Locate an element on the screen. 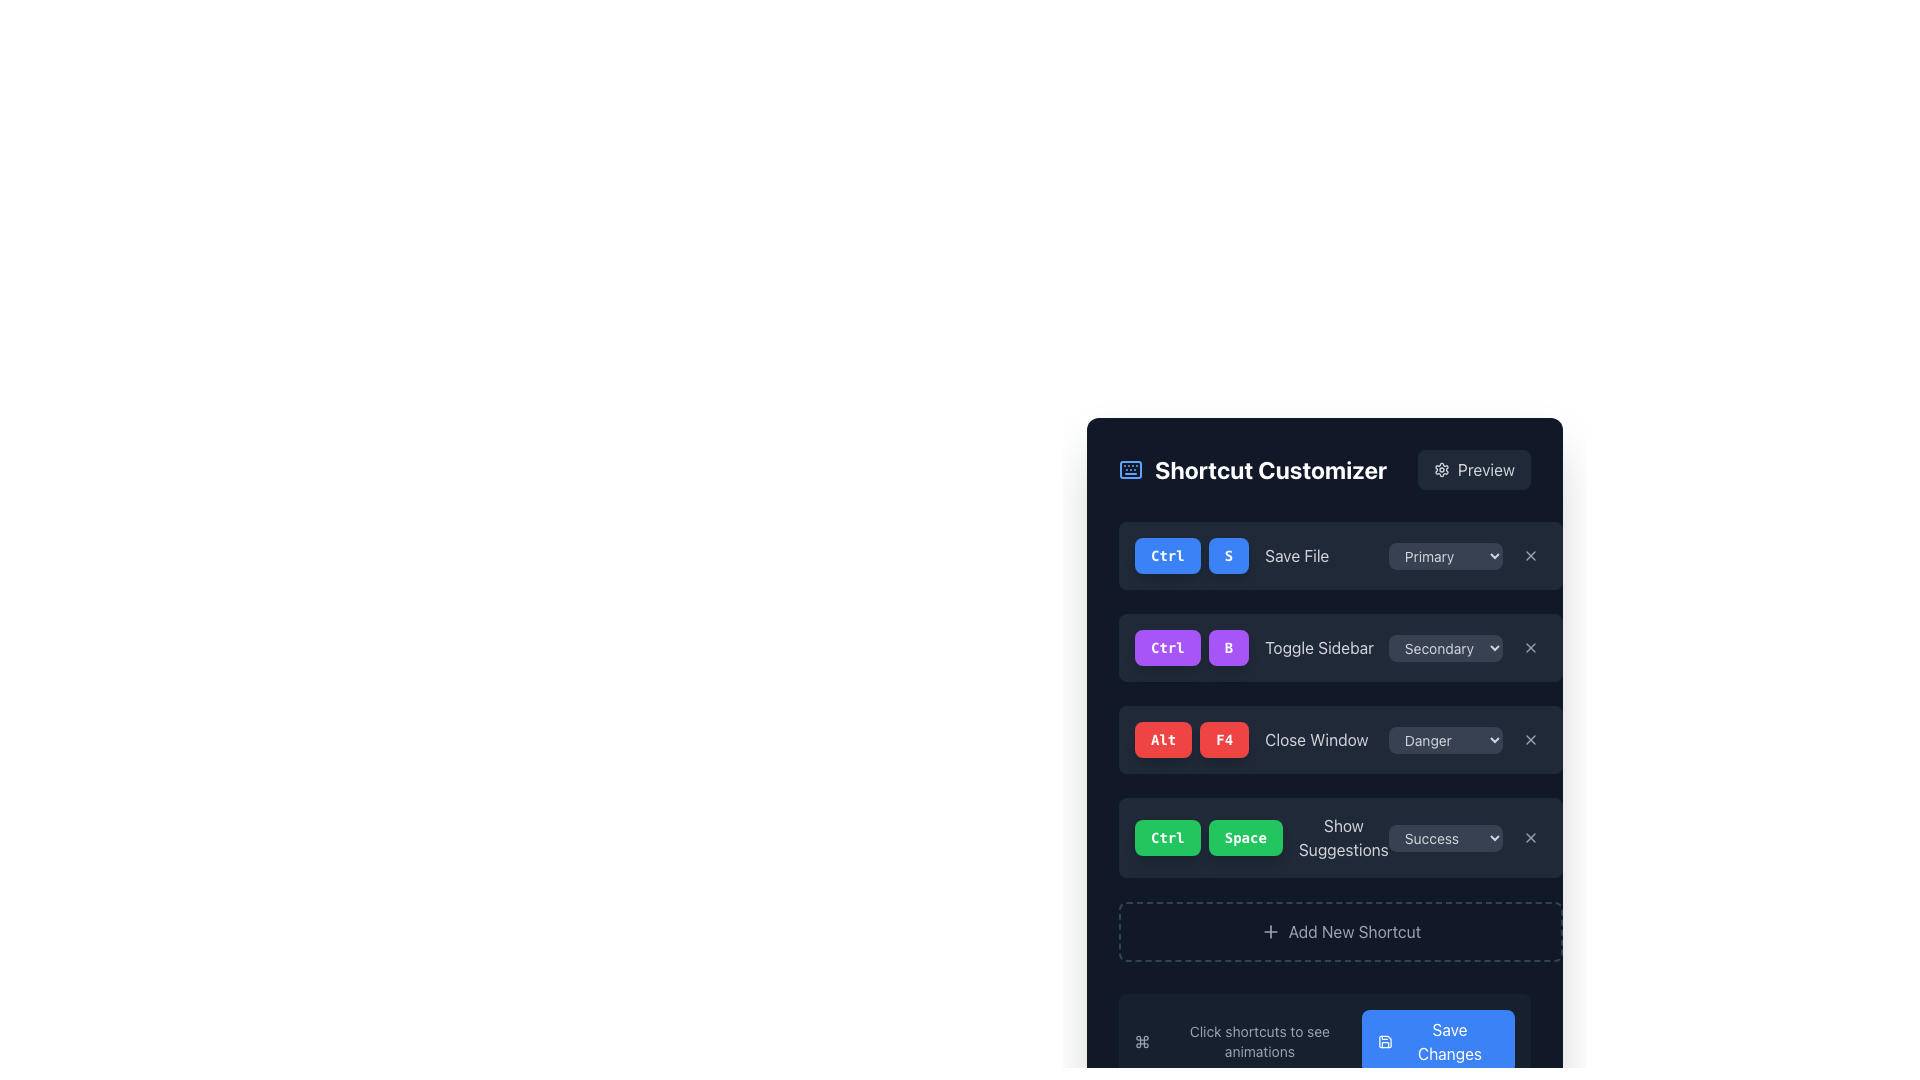 The width and height of the screenshot is (1920, 1080). the button located in the top-right corner of the 'Toggle Sidebar' row in the 'Shortcut Customizer' interface is located at coordinates (1529, 648).